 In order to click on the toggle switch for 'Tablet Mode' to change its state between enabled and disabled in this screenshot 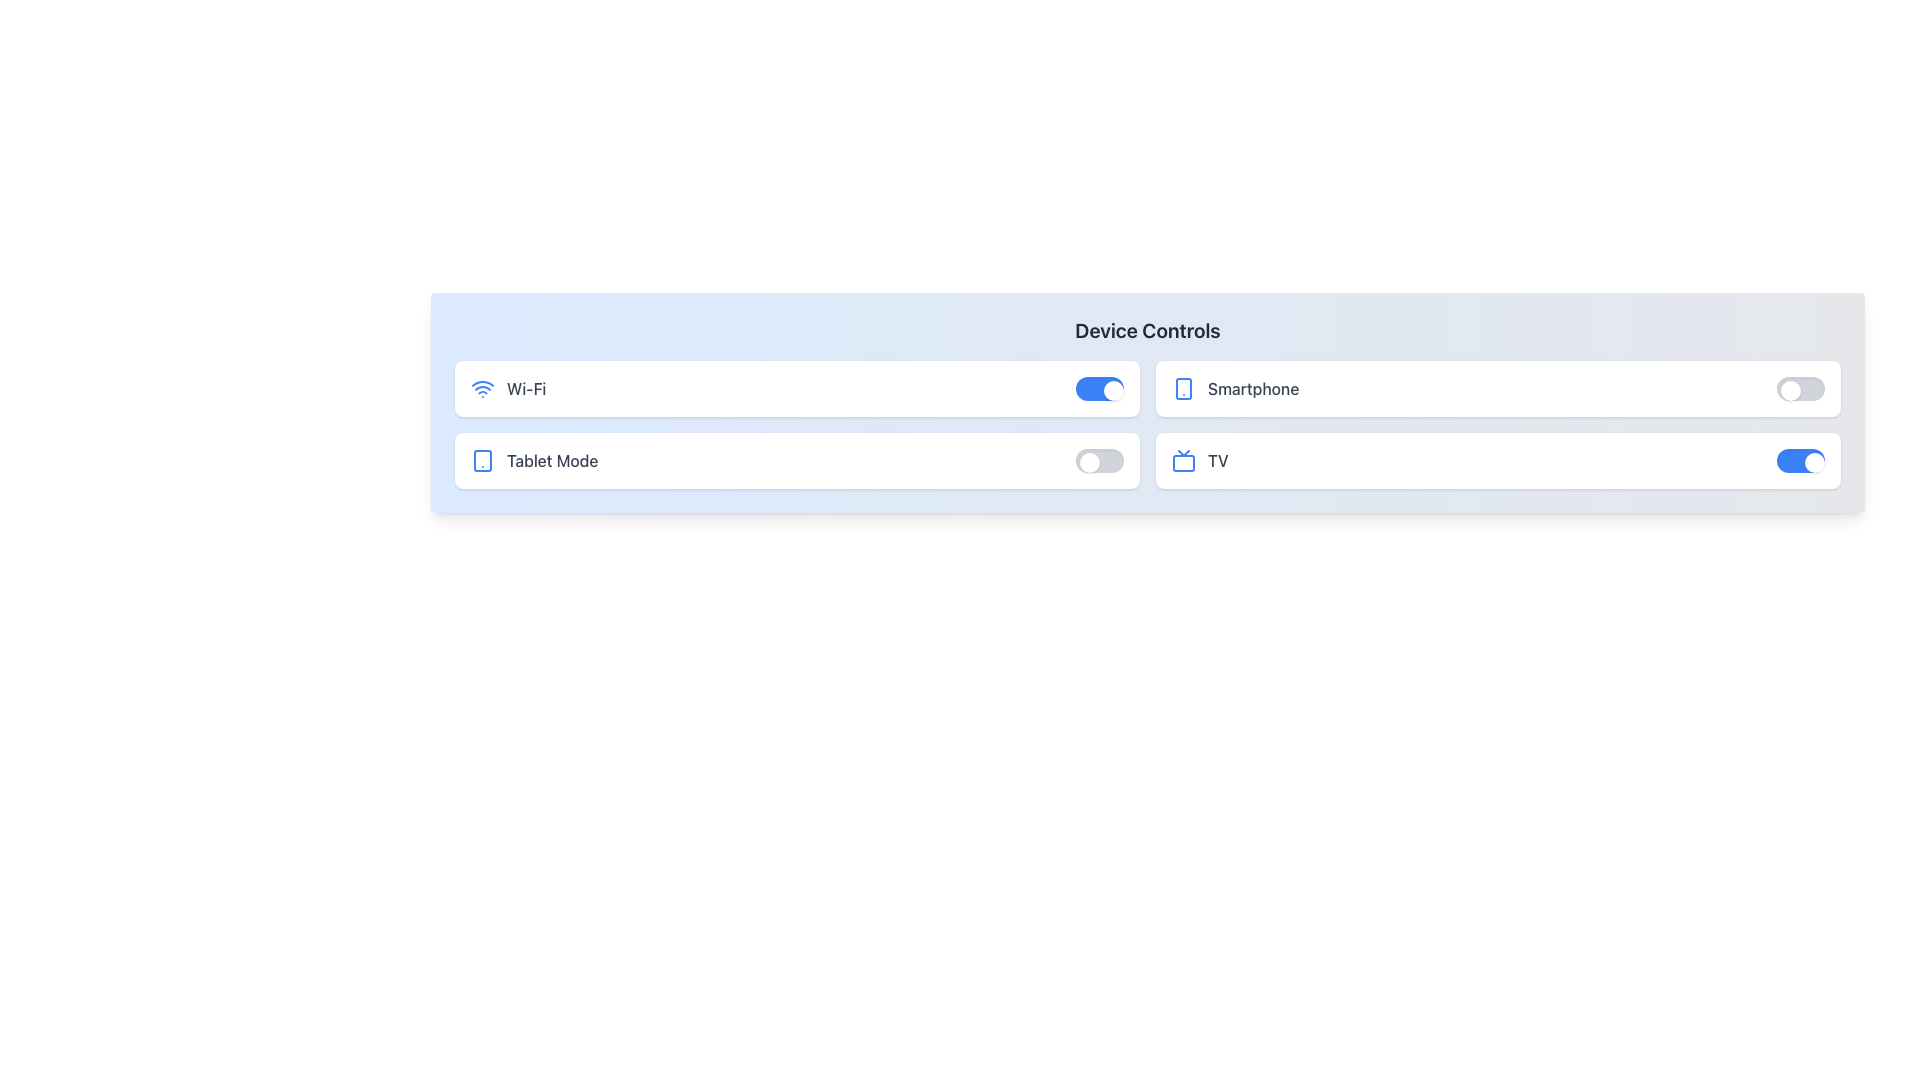, I will do `click(1098, 461)`.